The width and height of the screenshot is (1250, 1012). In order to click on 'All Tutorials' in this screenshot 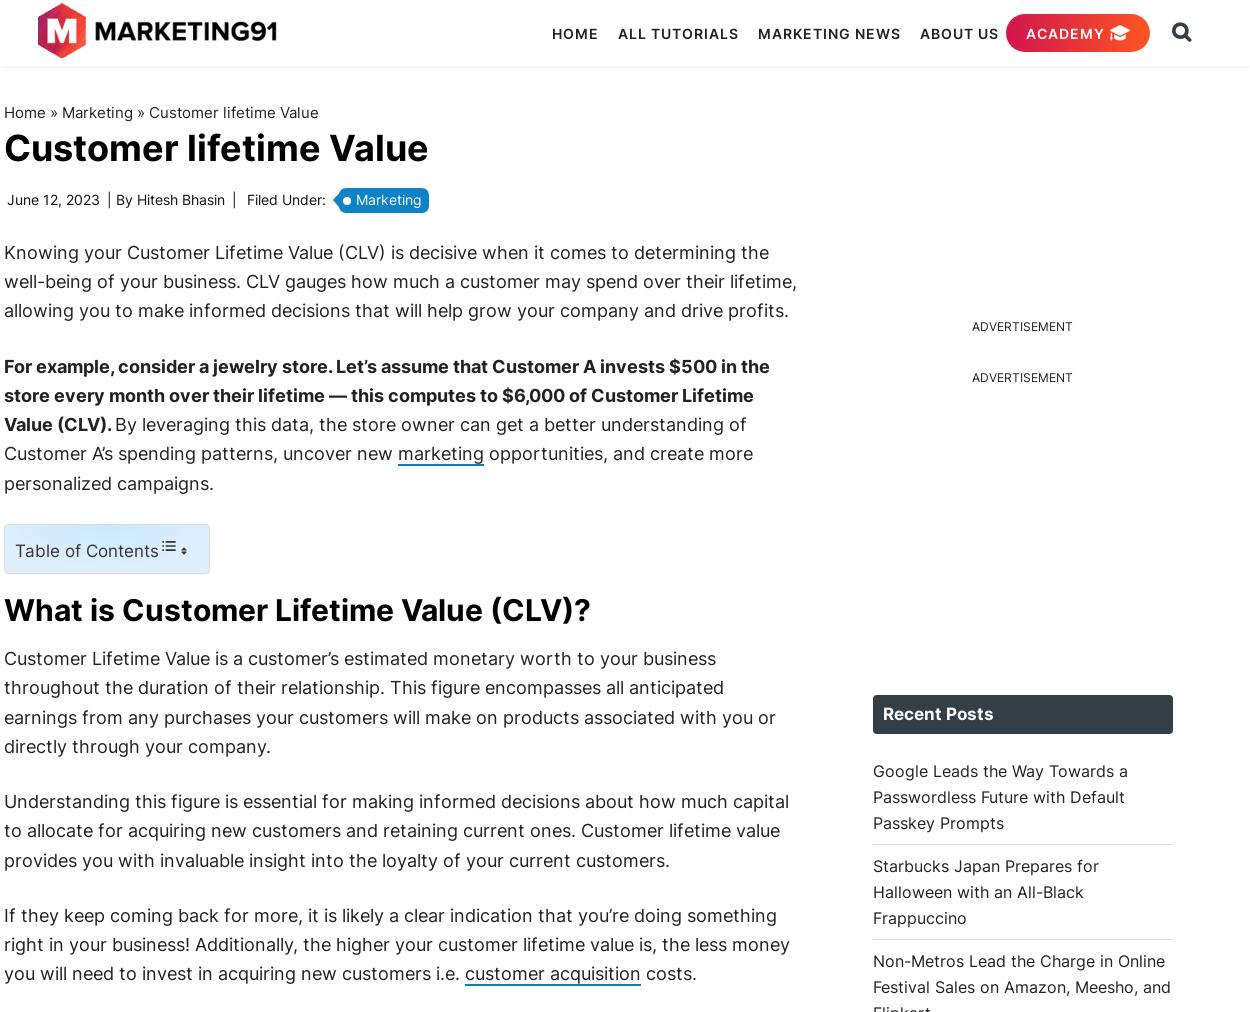, I will do `click(612, 32)`.